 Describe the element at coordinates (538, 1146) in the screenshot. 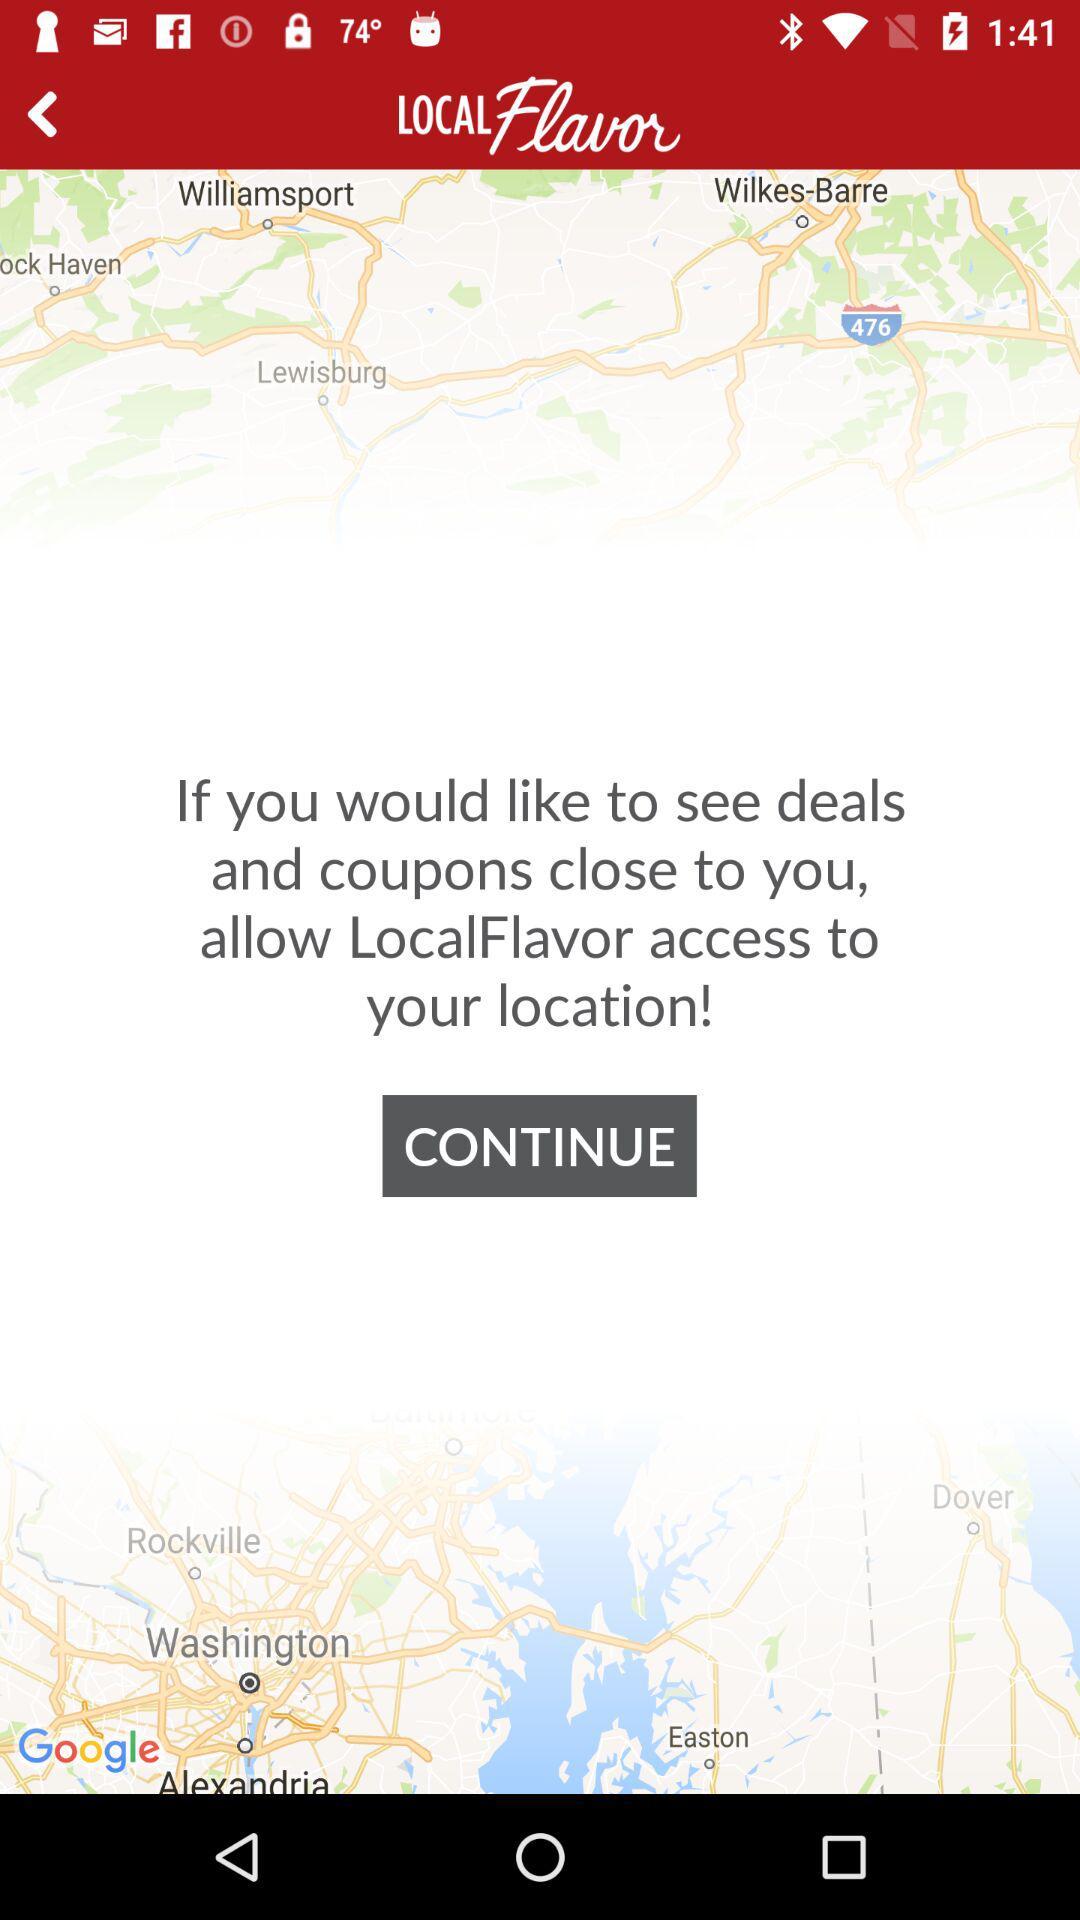

I see `the icon below if you would` at that location.